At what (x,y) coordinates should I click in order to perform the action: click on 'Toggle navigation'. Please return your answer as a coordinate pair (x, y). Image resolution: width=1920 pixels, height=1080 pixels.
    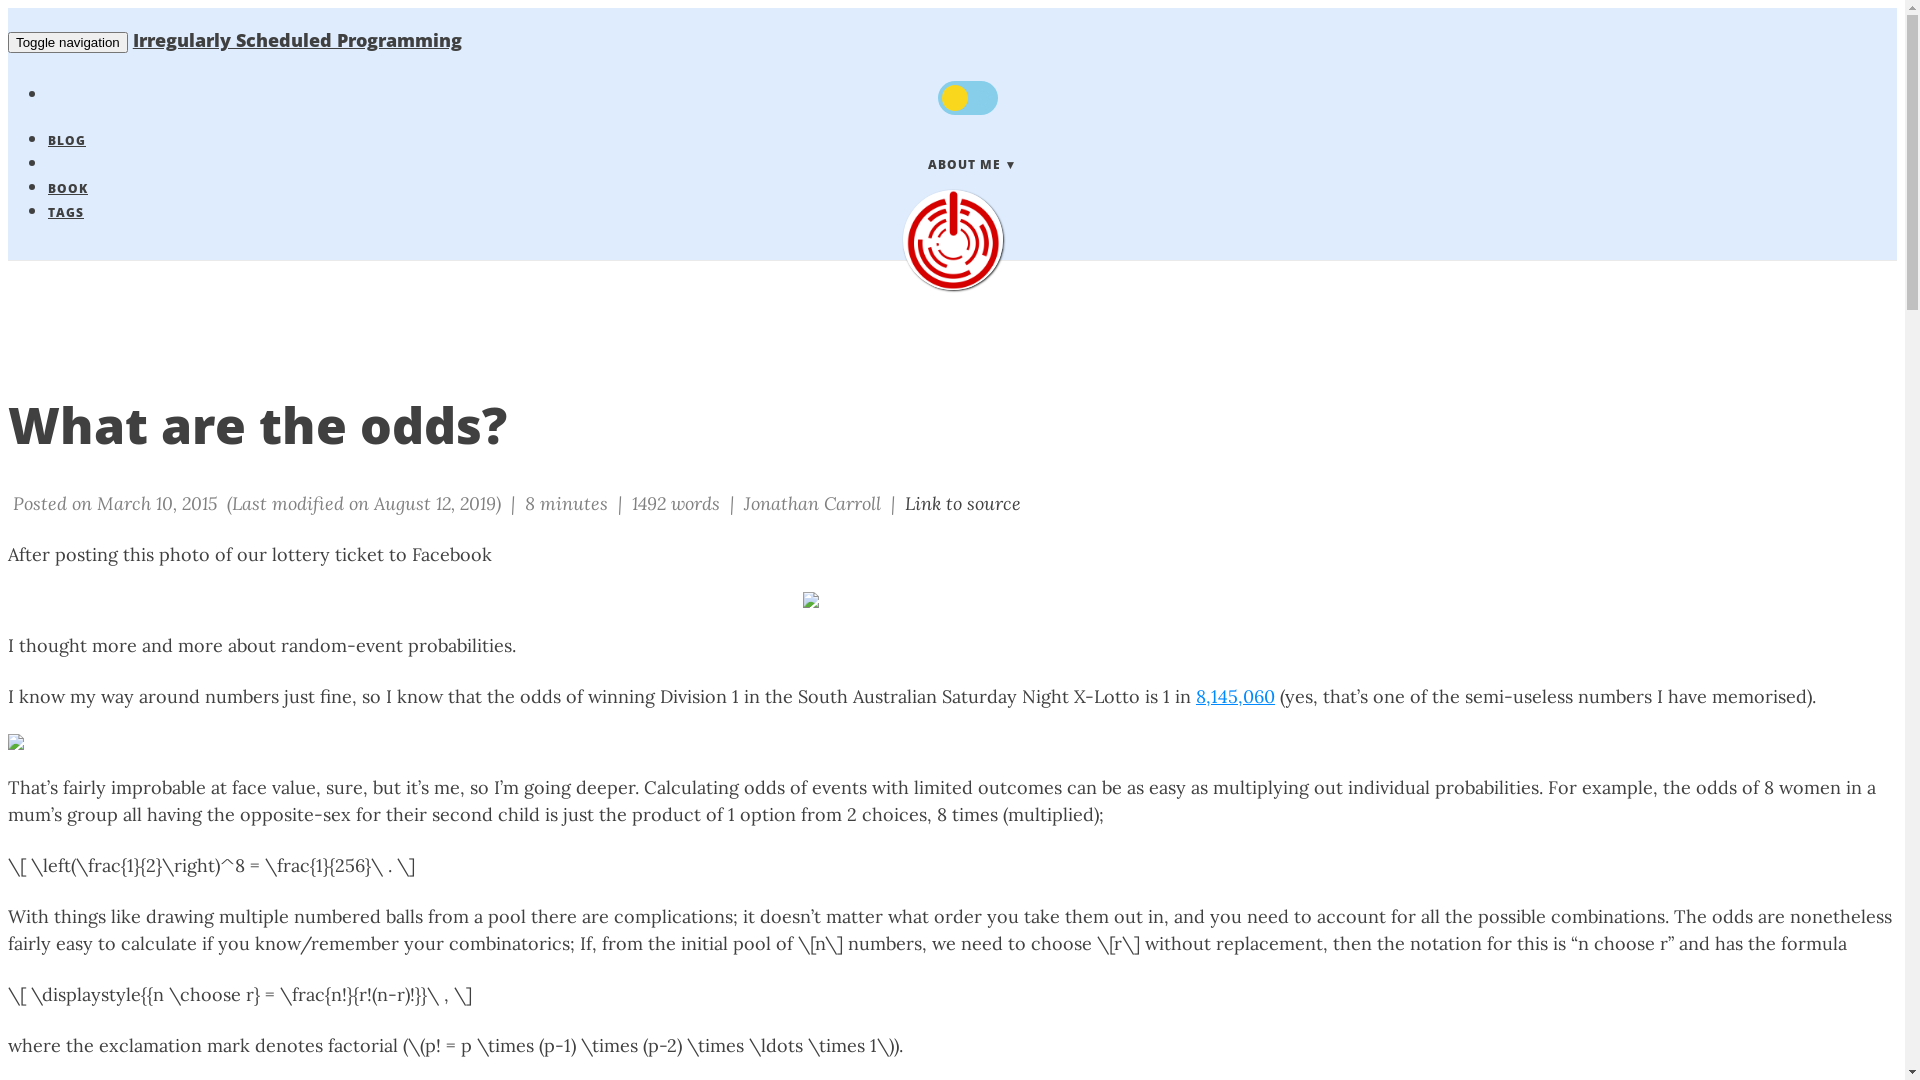
    Looking at the image, I should click on (67, 42).